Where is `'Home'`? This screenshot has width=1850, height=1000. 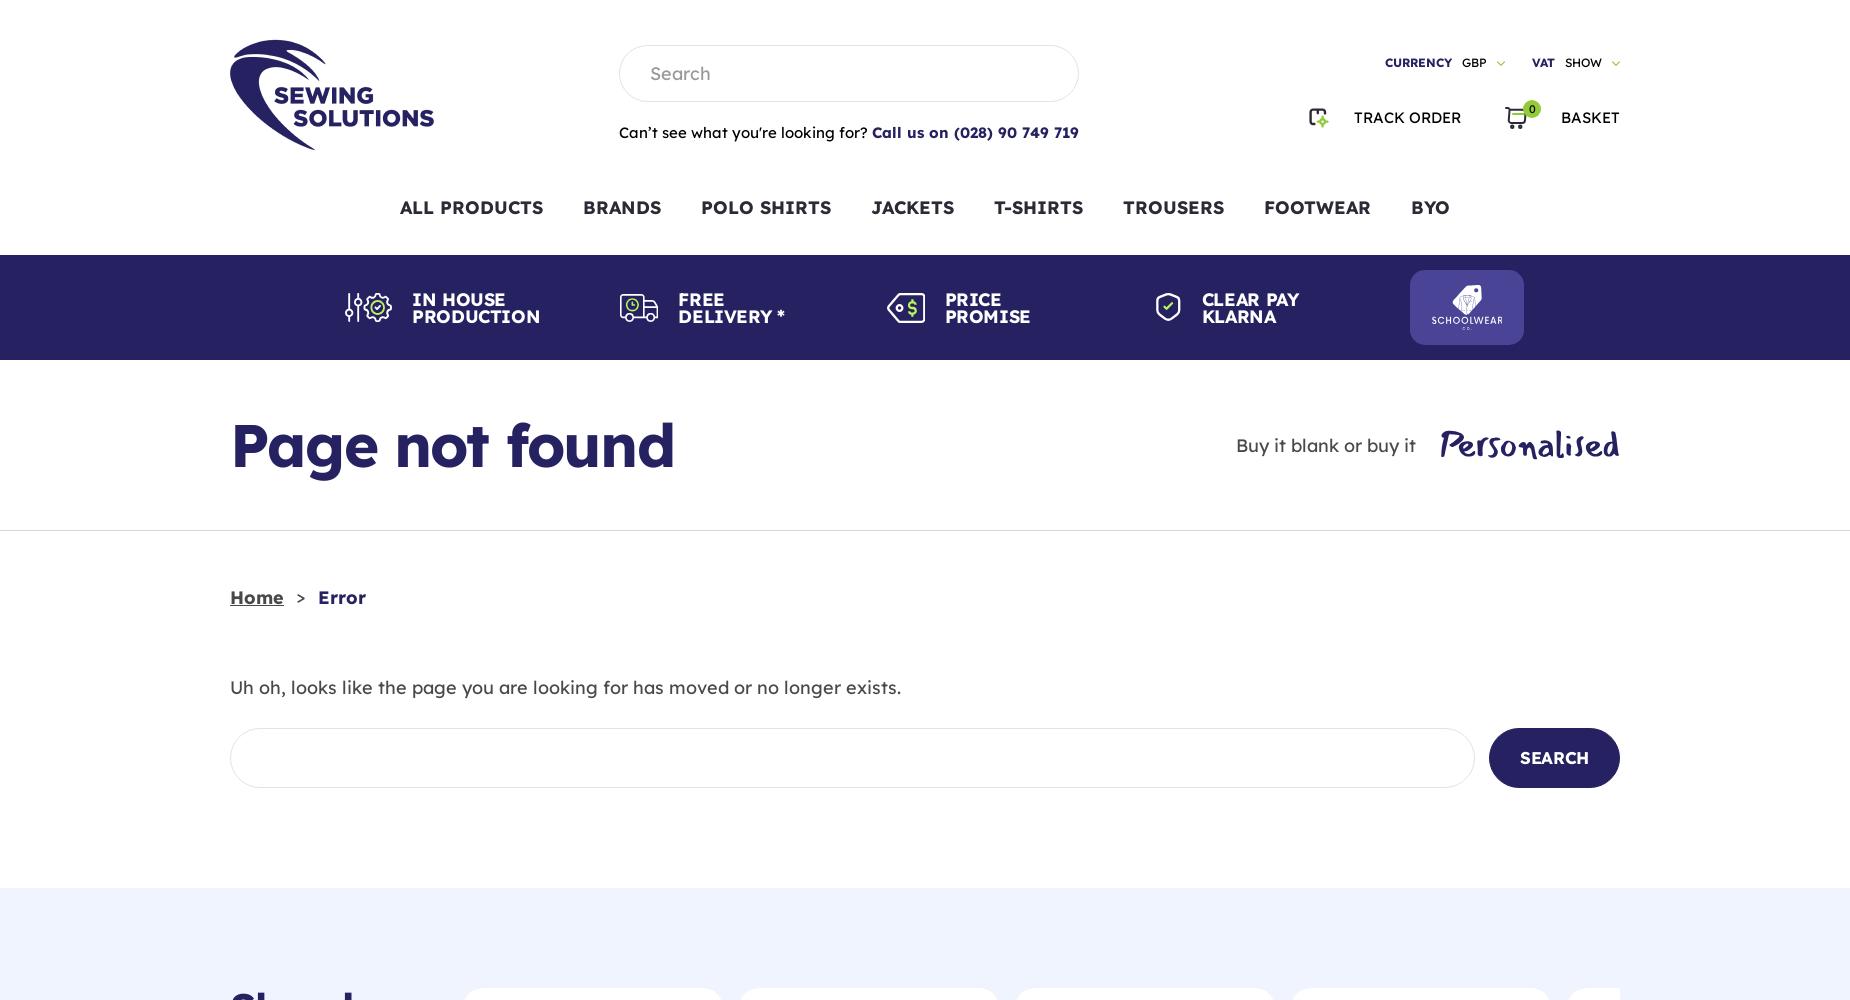
'Home' is located at coordinates (255, 596).